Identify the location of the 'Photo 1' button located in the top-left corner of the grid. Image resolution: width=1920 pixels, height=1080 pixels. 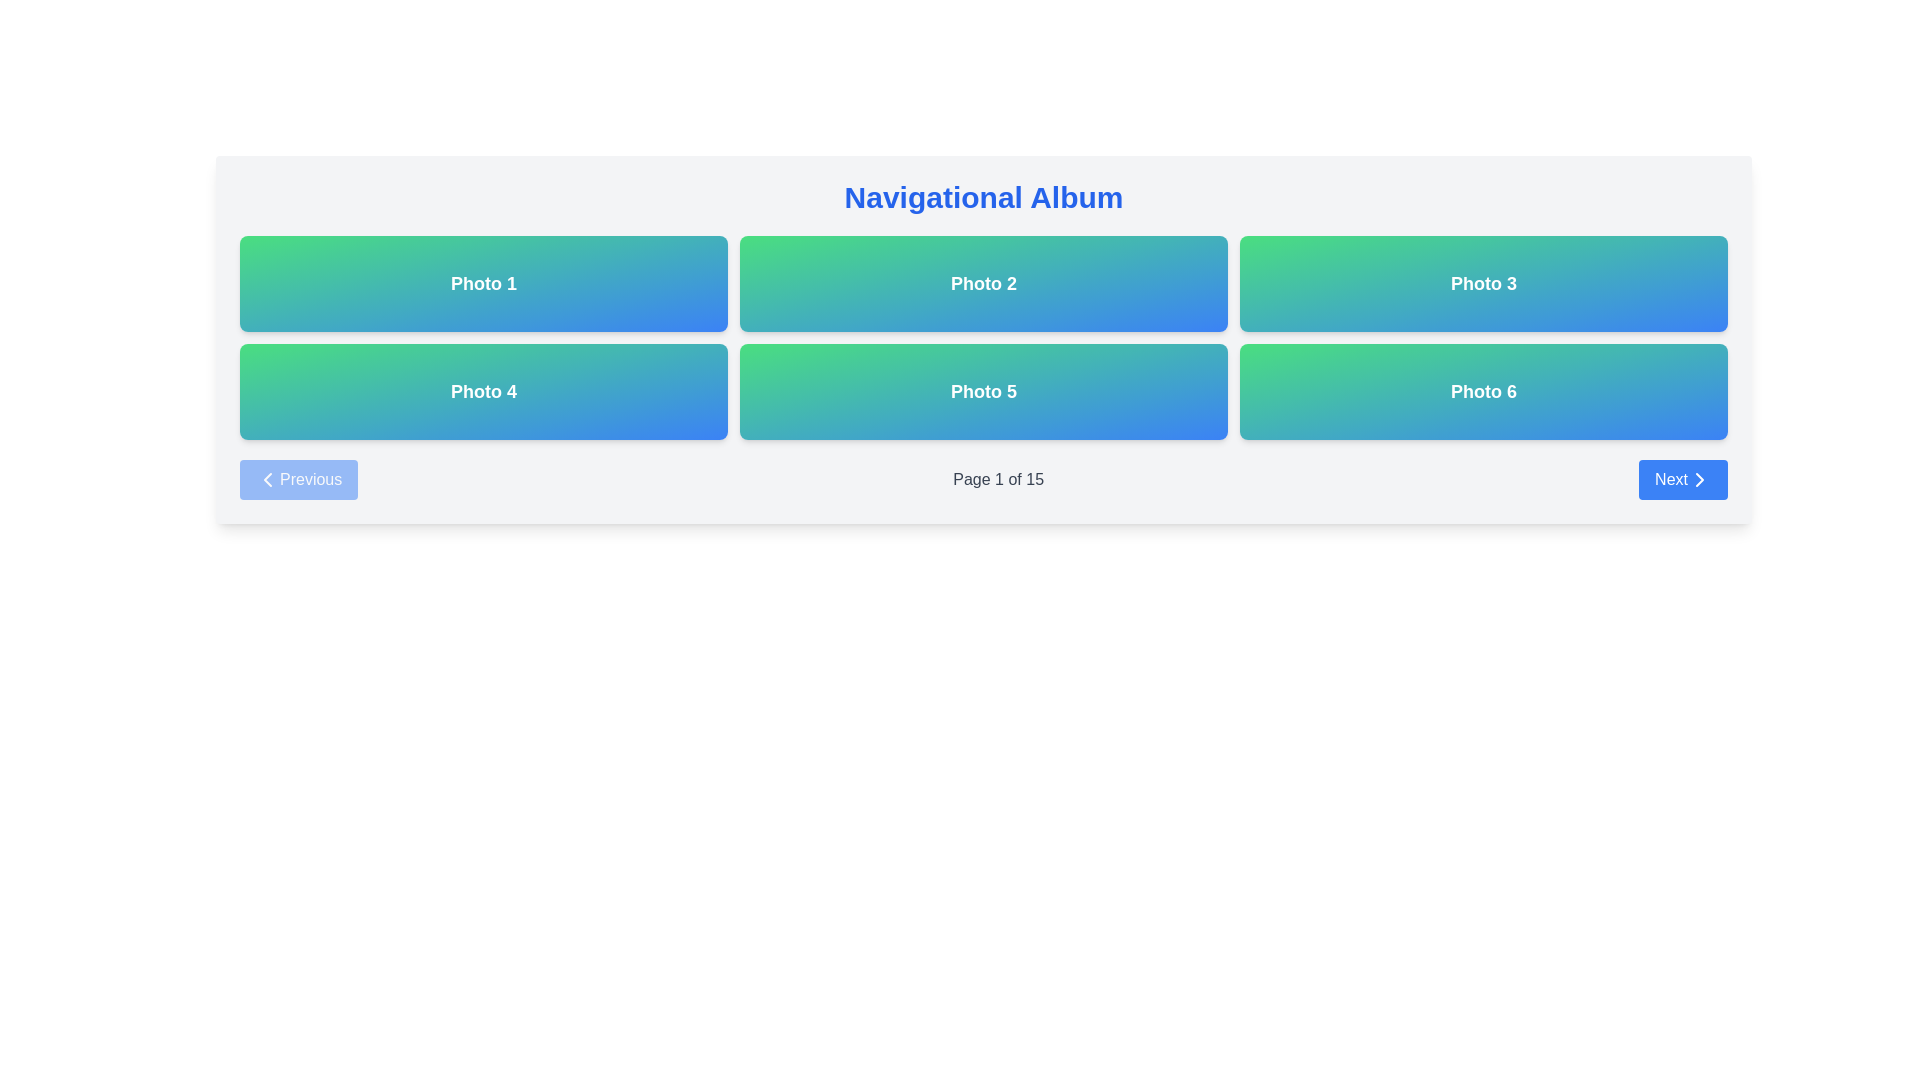
(484, 284).